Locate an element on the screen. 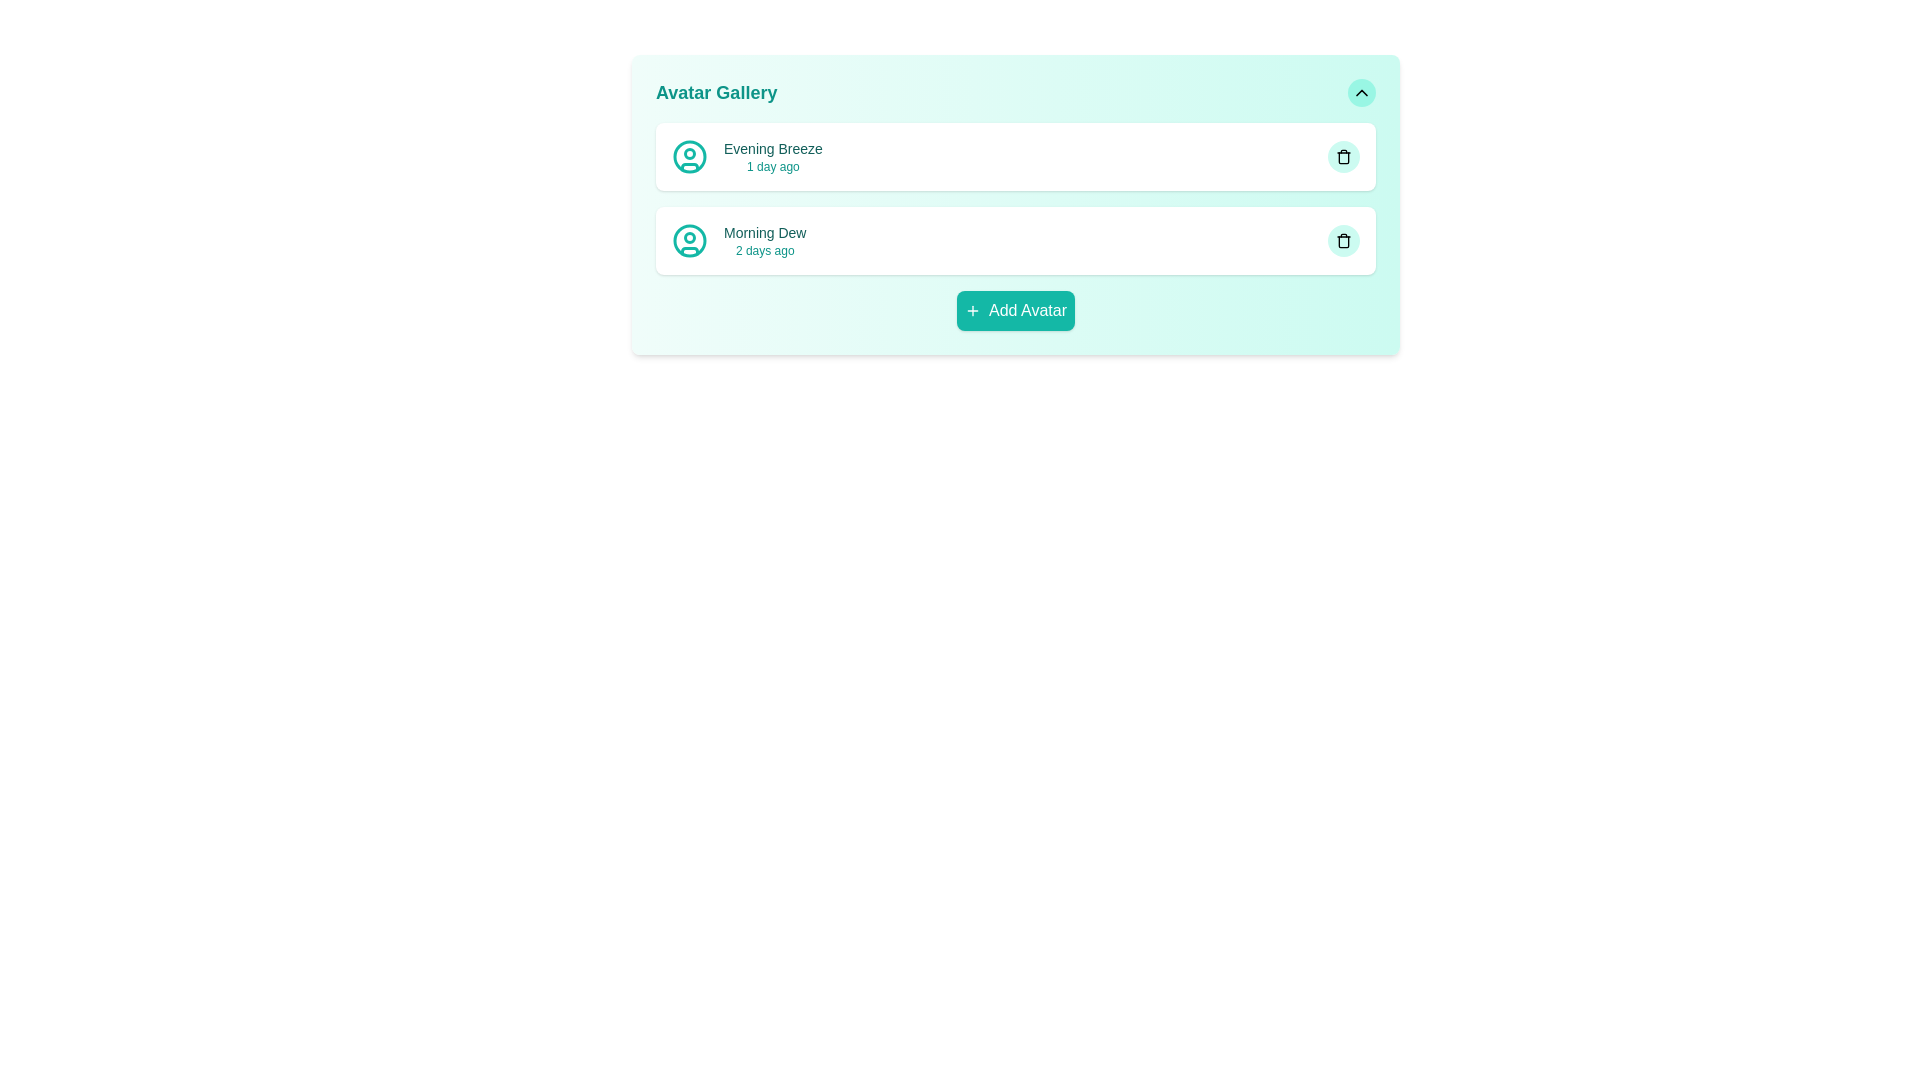 The width and height of the screenshot is (1920, 1080). the SVG graphical circle element that frames the avatar representation in the second row for the 'Morning Dew' entry is located at coordinates (690, 239).